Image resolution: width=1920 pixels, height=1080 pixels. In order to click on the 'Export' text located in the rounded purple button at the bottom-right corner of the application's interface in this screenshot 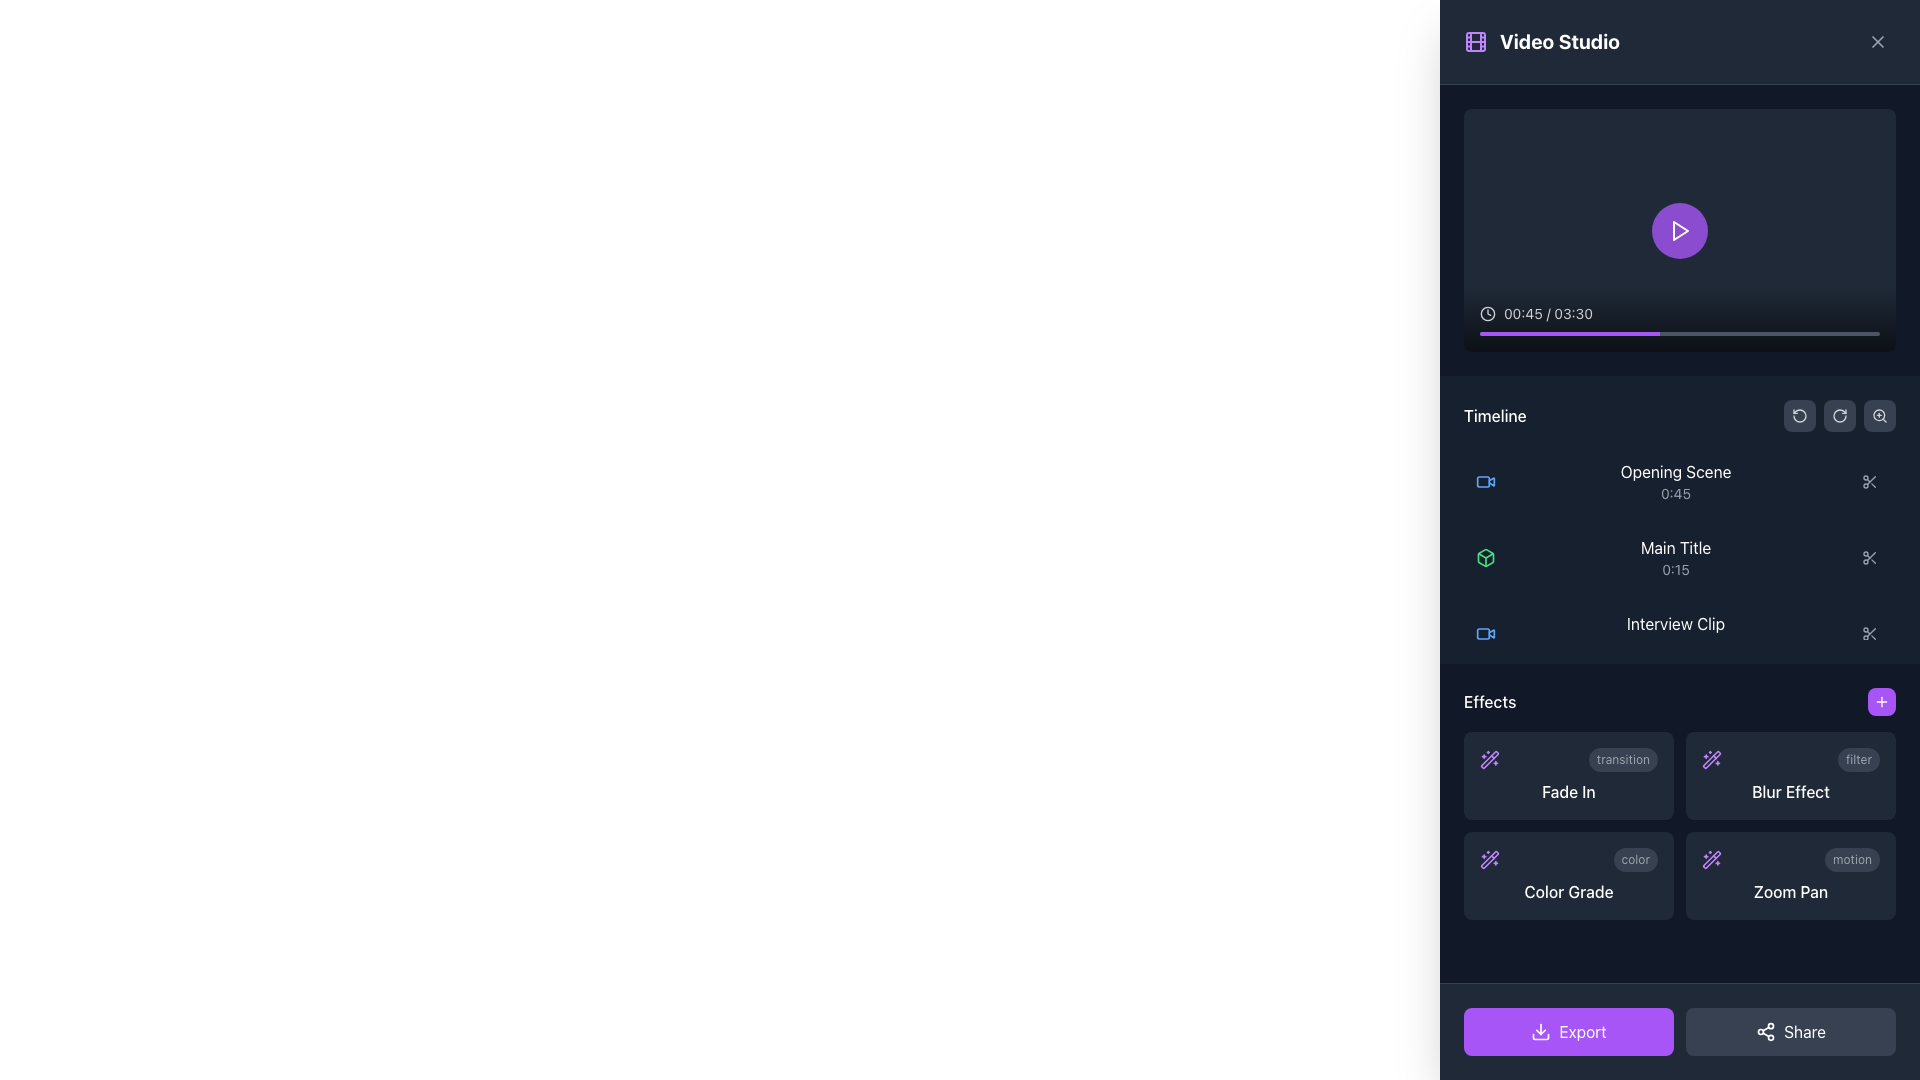, I will do `click(1582, 1032)`.